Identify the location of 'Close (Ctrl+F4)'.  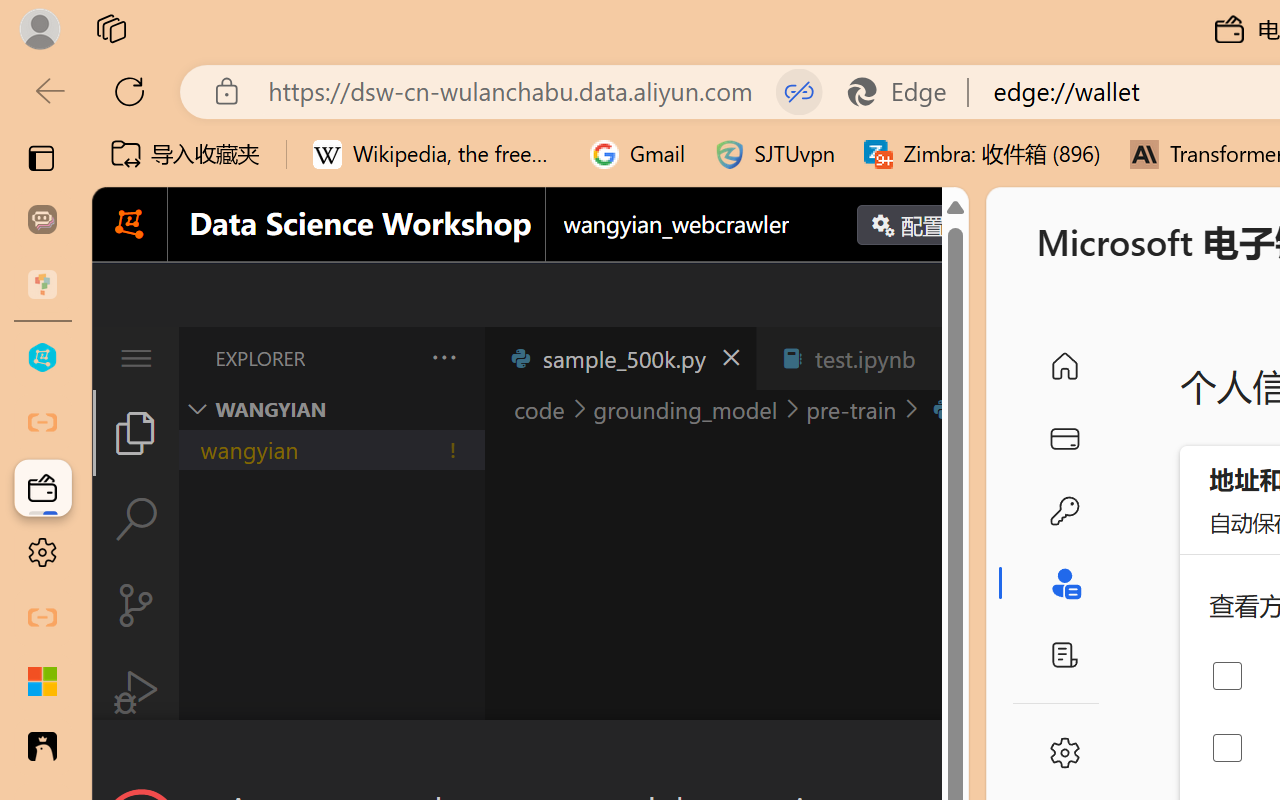
(945, 358).